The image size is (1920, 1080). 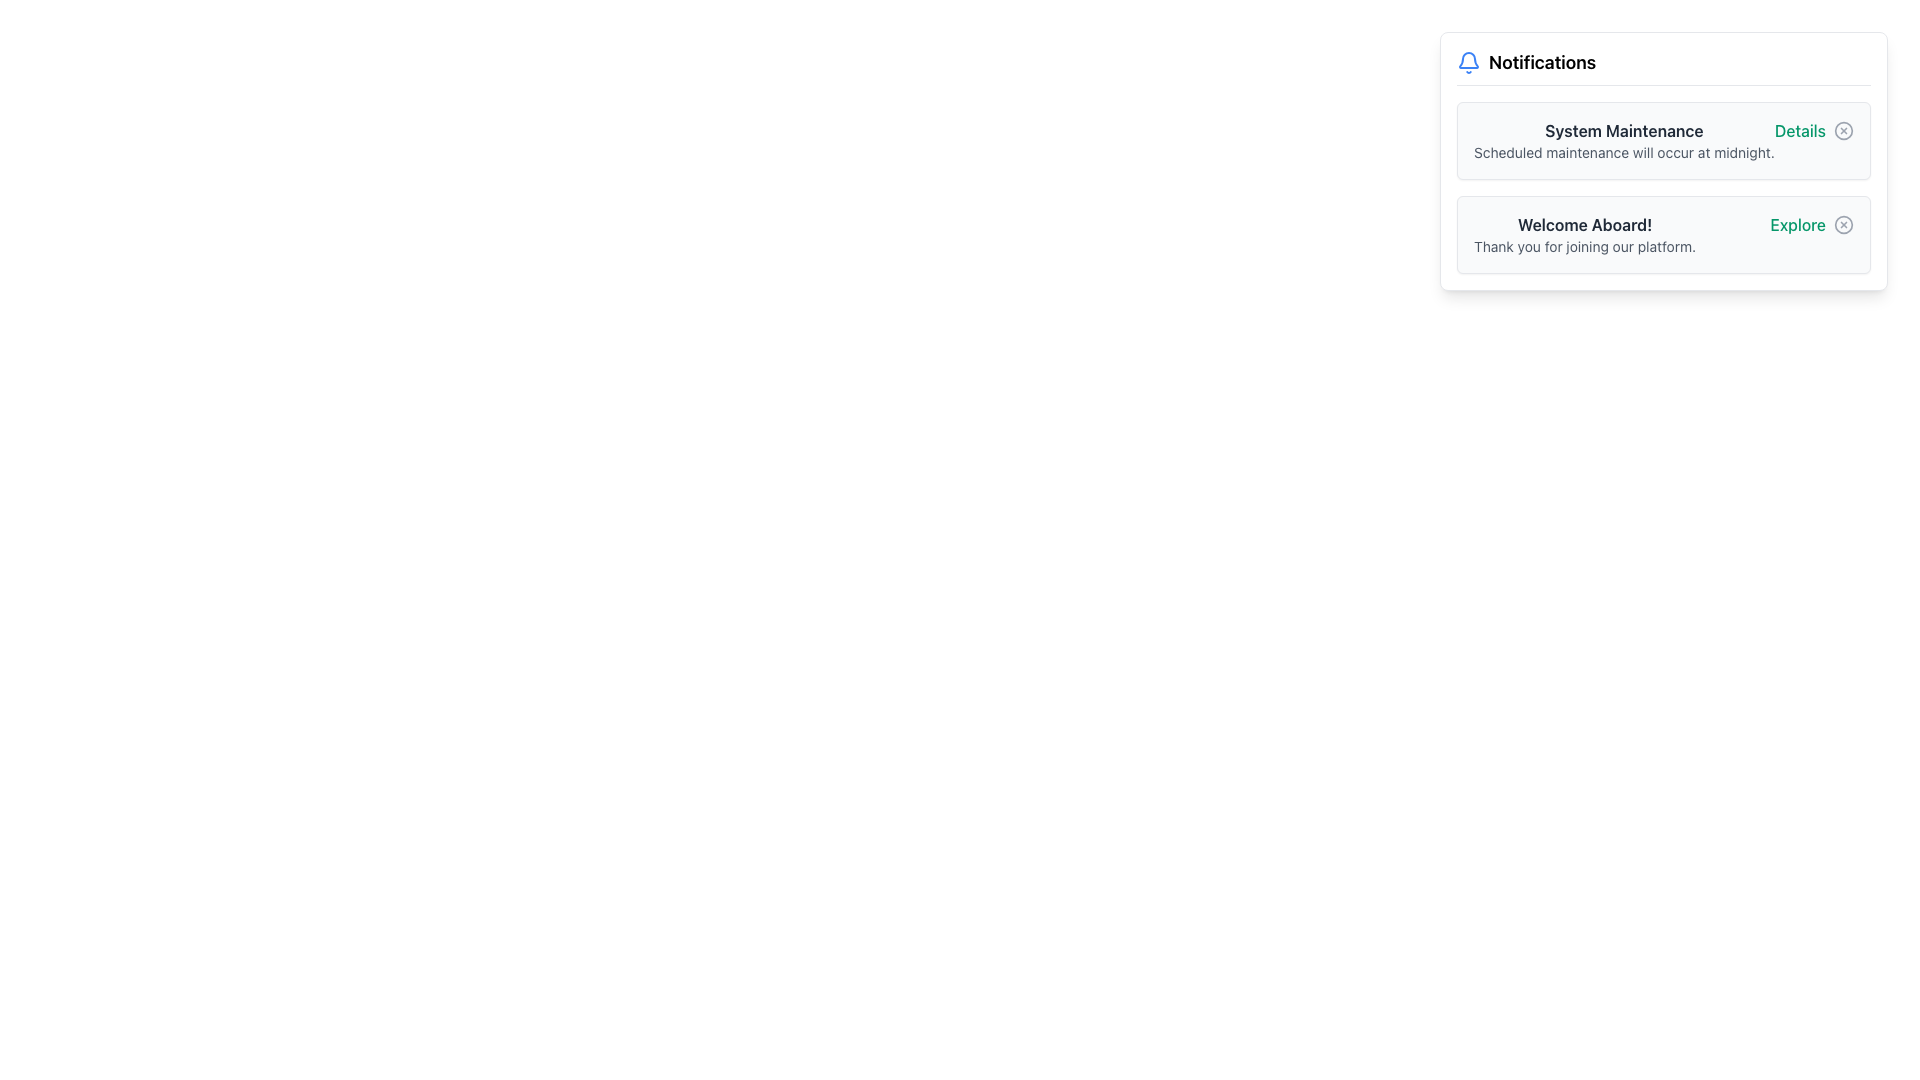 I want to click on information from the text 'Scheduled maintenance will occur at midnight.' located beneath the title 'System Maintenance' in the notification card, so click(x=1624, y=152).